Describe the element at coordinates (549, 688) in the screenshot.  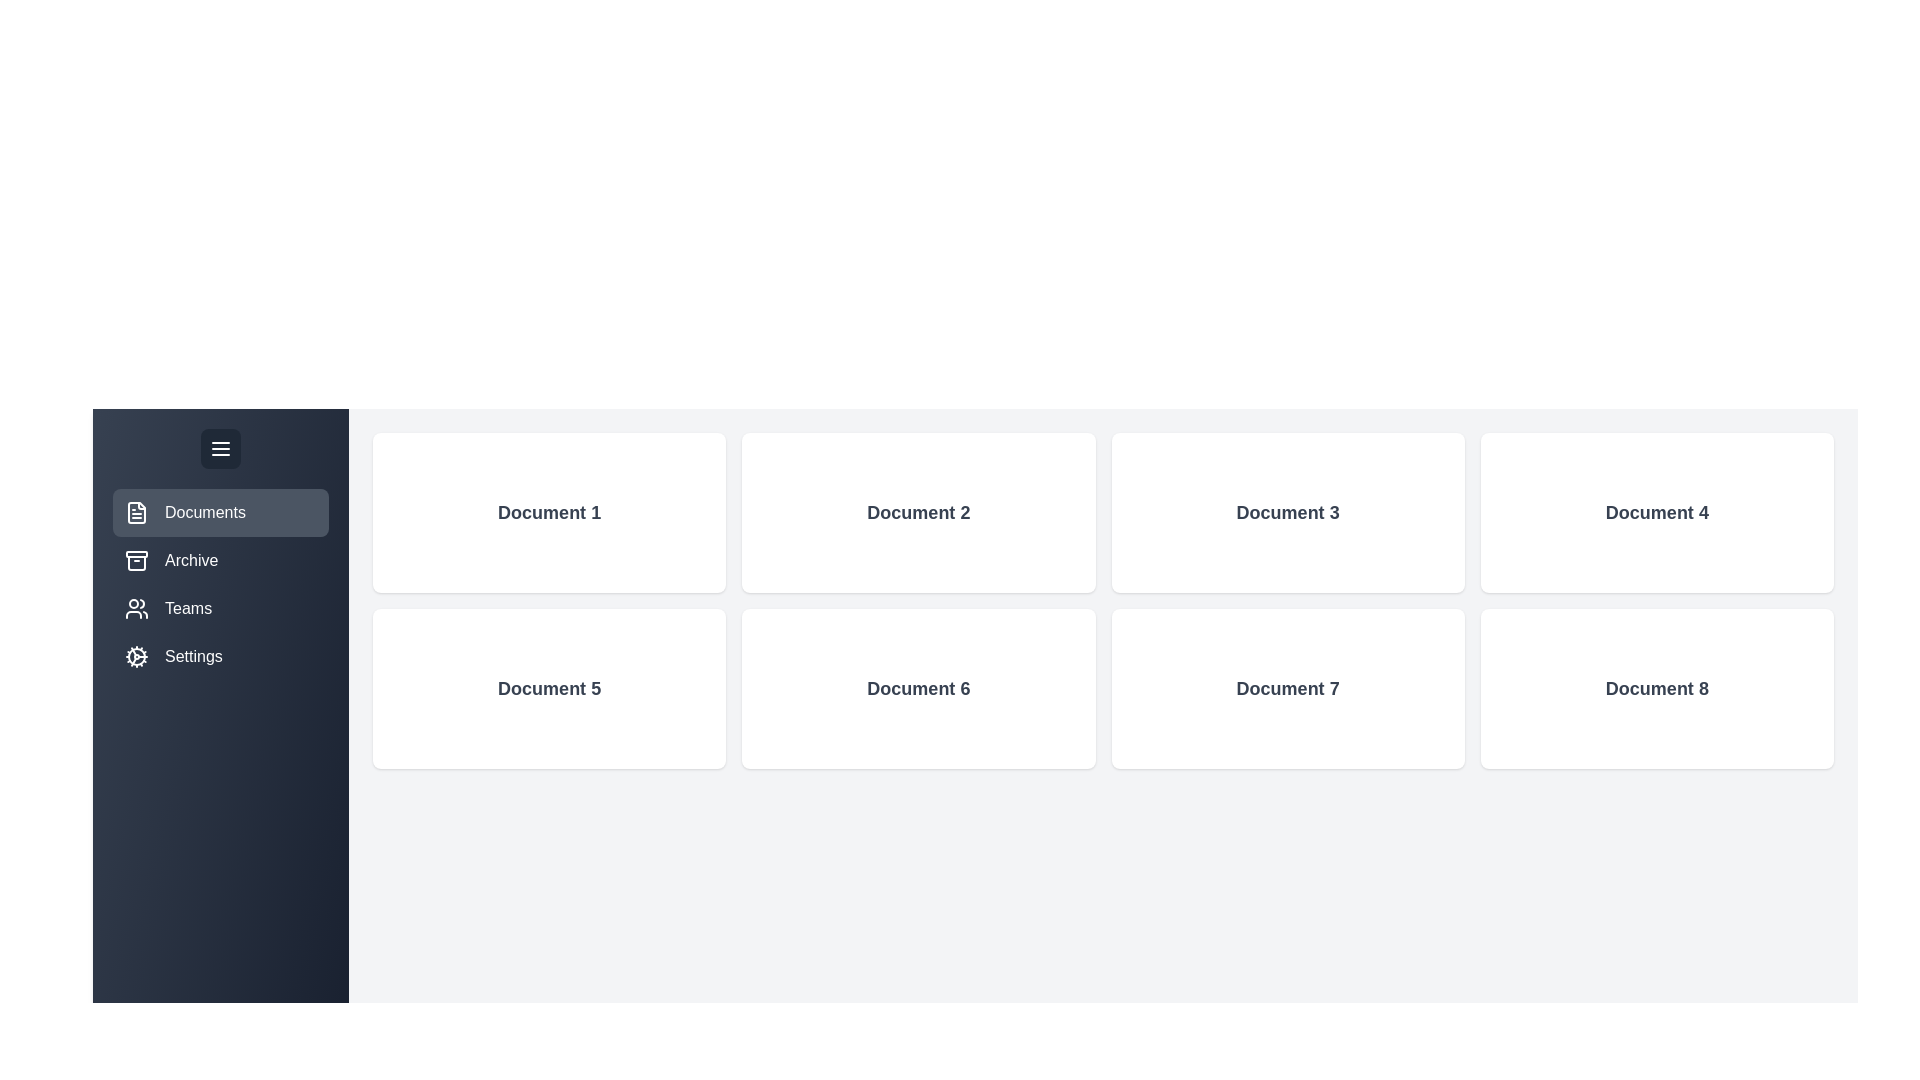
I see `the 'Document 5' box to view its details` at that location.